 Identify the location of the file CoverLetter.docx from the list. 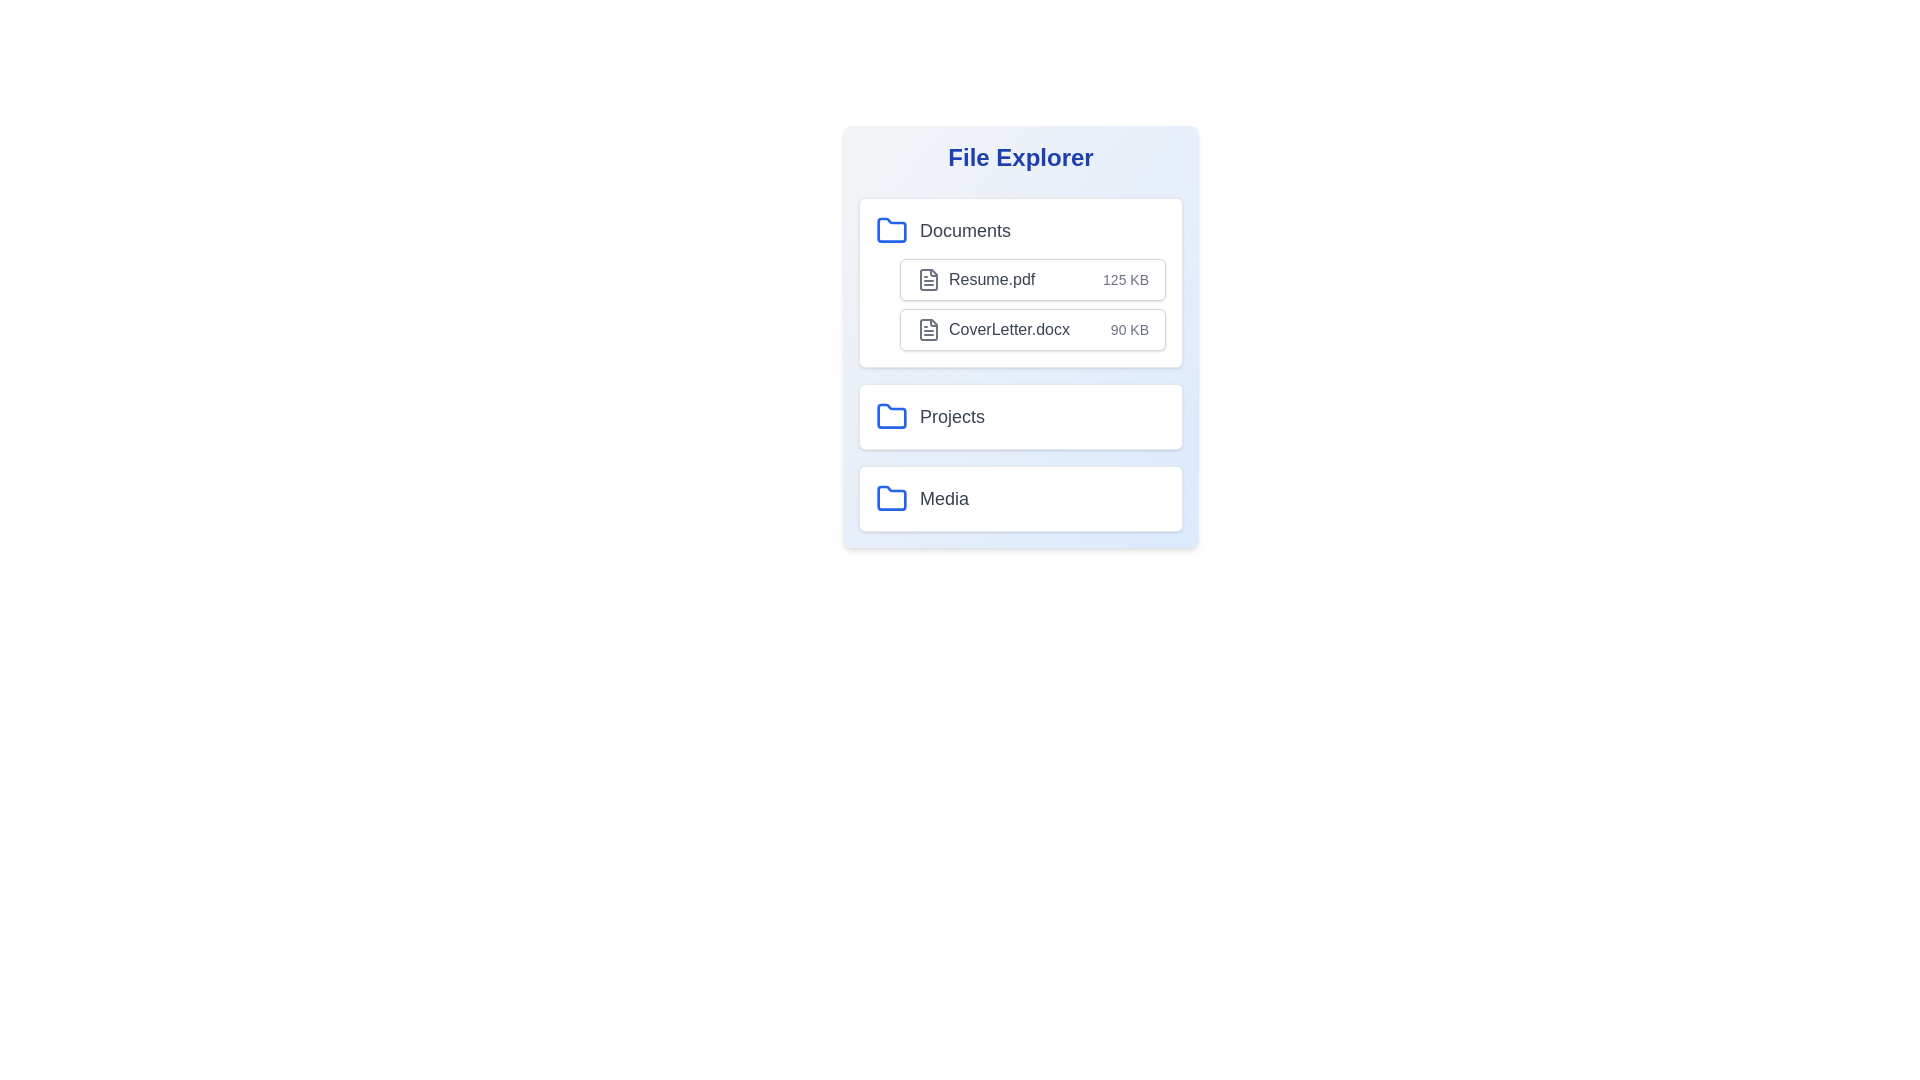
(993, 329).